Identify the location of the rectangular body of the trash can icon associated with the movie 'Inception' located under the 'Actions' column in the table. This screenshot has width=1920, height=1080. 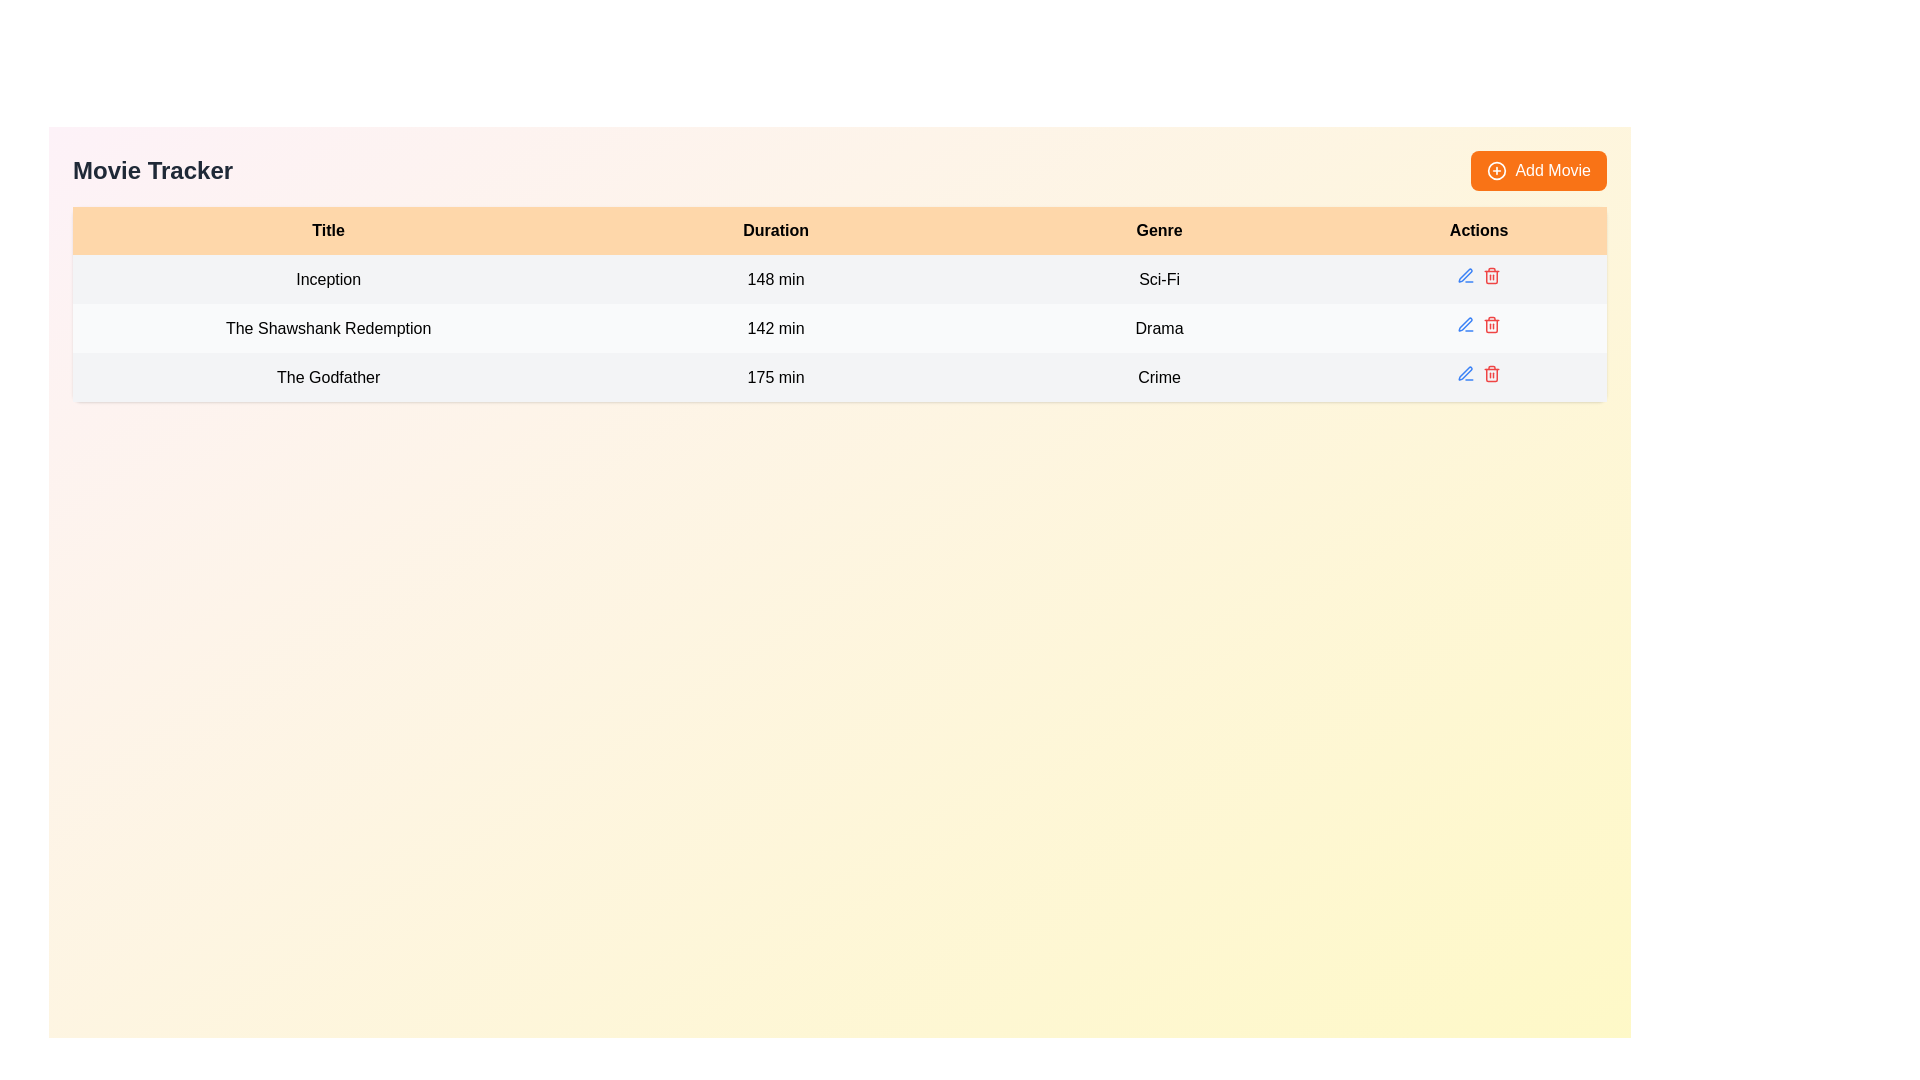
(1492, 277).